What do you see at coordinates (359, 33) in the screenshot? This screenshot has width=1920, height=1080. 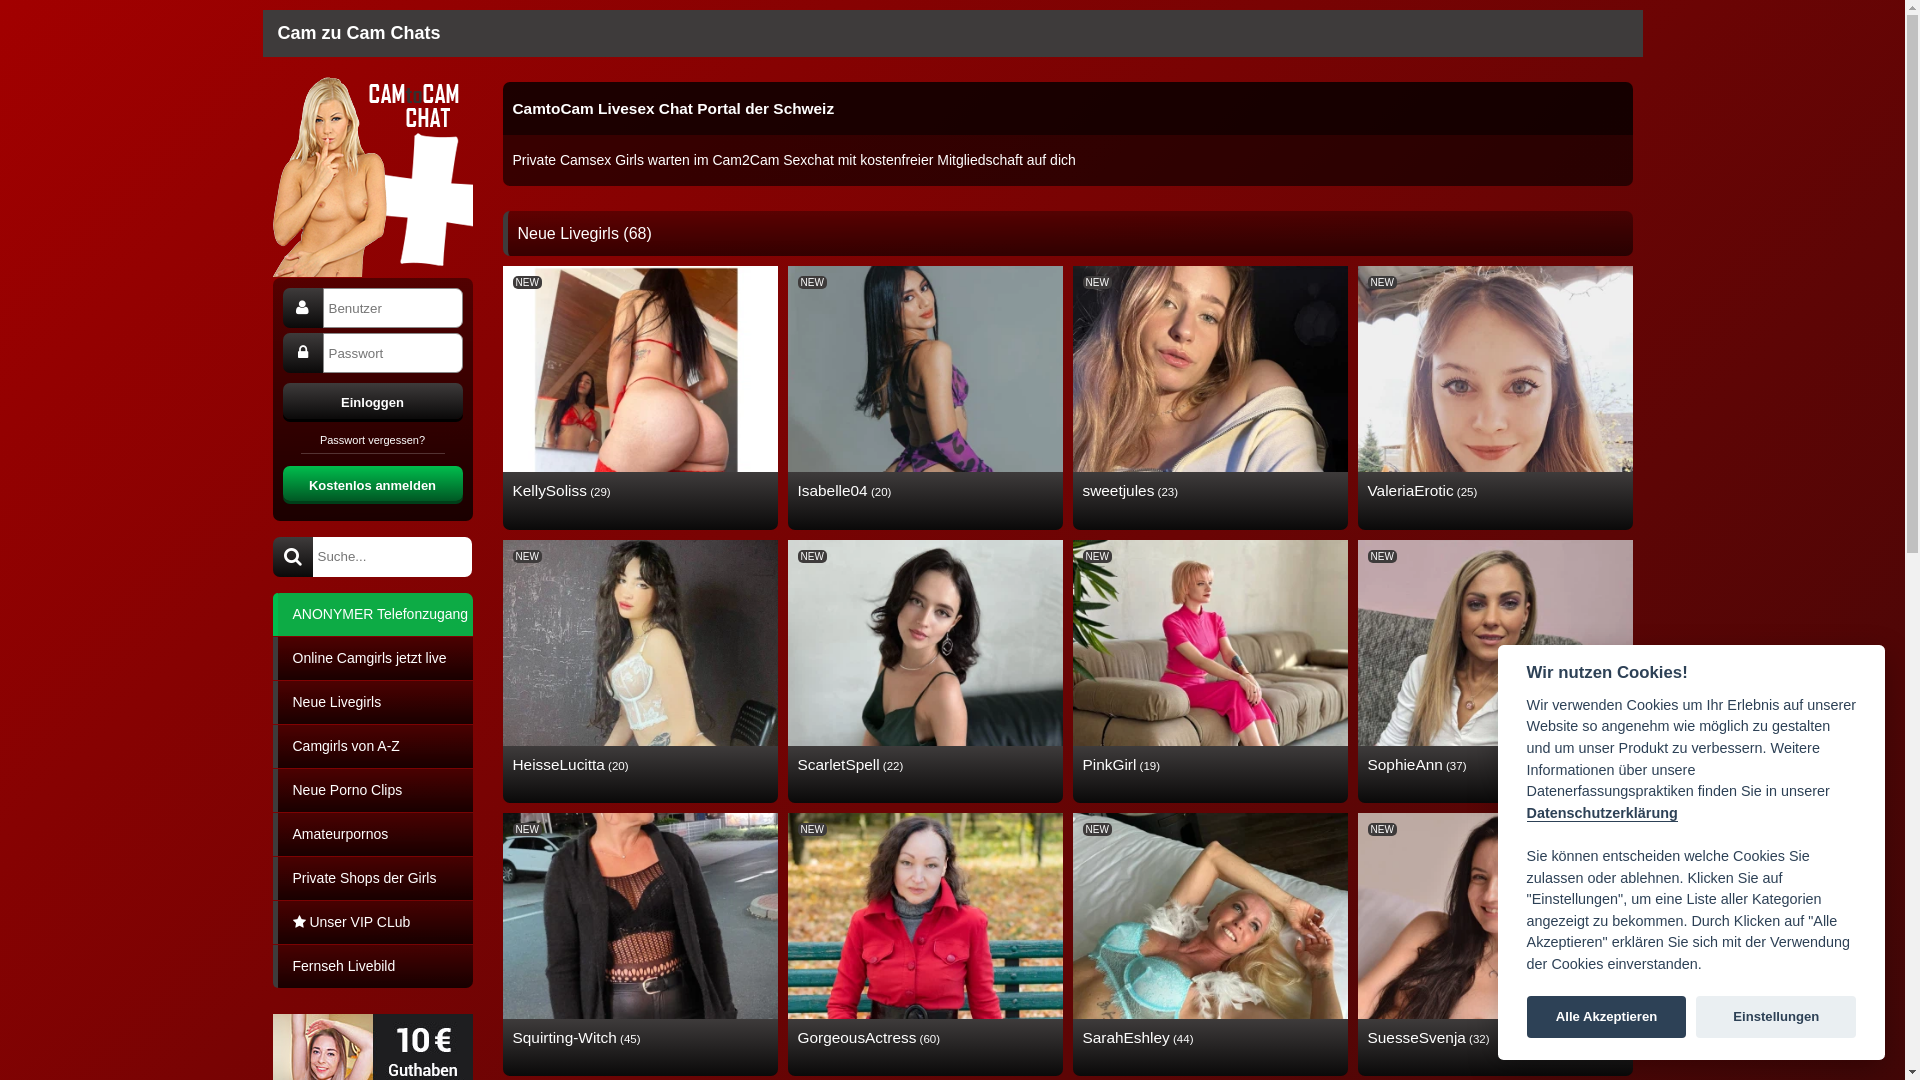 I see `'Cam zu Cam Chats'` at bounding box center [359, 33].